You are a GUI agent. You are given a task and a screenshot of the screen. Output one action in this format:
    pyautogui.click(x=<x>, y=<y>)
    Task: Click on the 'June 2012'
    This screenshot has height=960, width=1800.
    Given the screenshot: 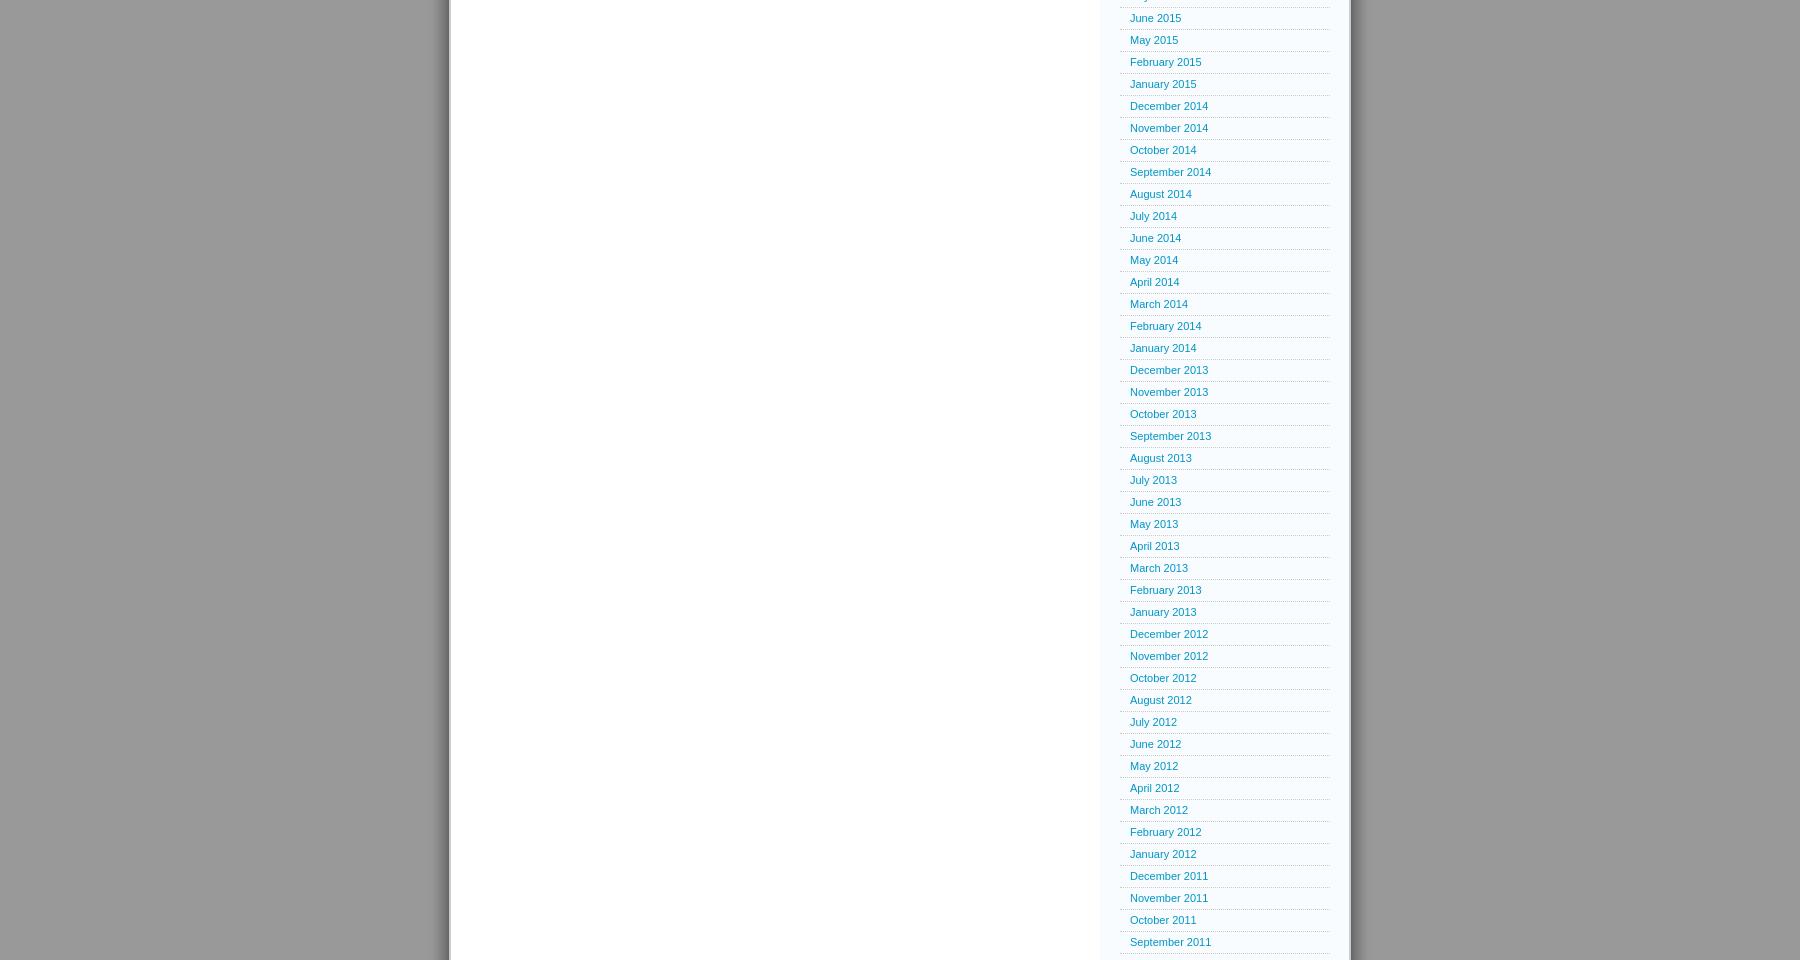 What is the action you would take?
    pyautogui.click(x=1154, y=743)
    